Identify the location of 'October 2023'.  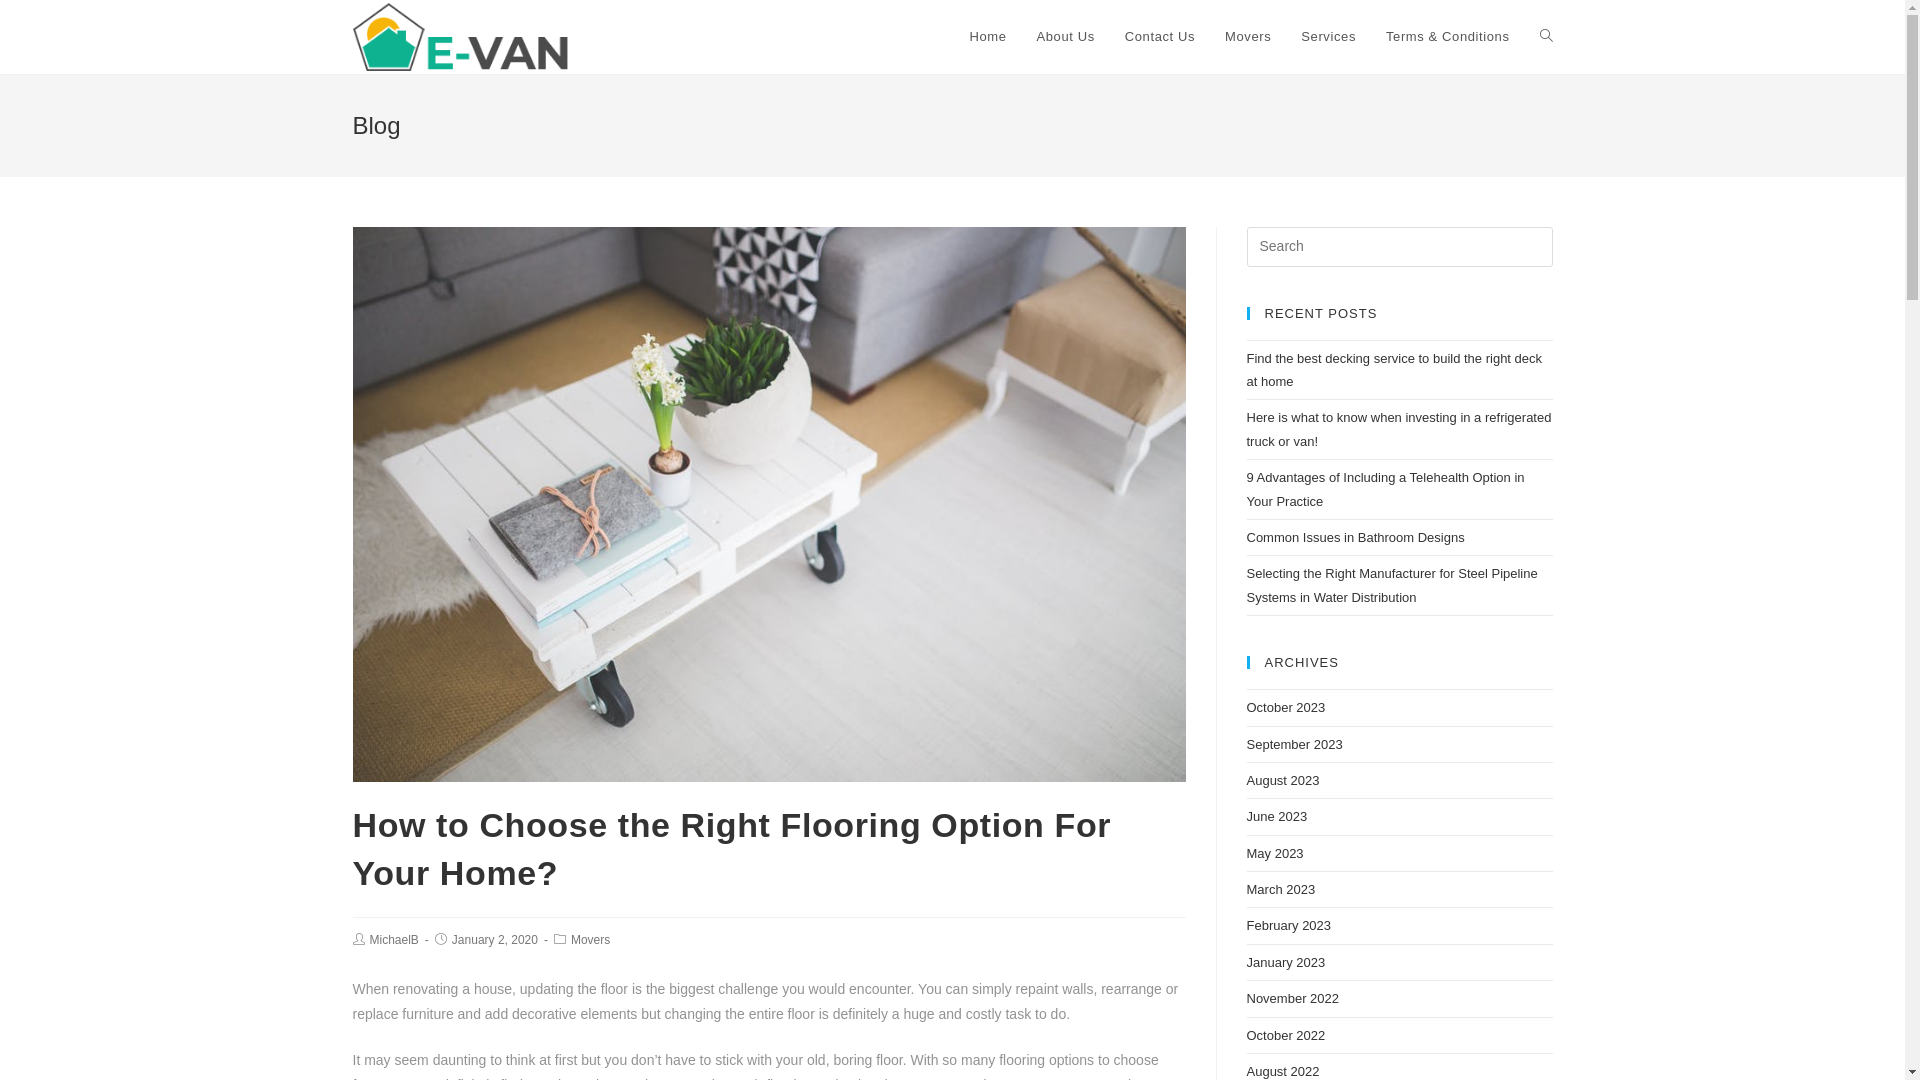
(1285, 706).